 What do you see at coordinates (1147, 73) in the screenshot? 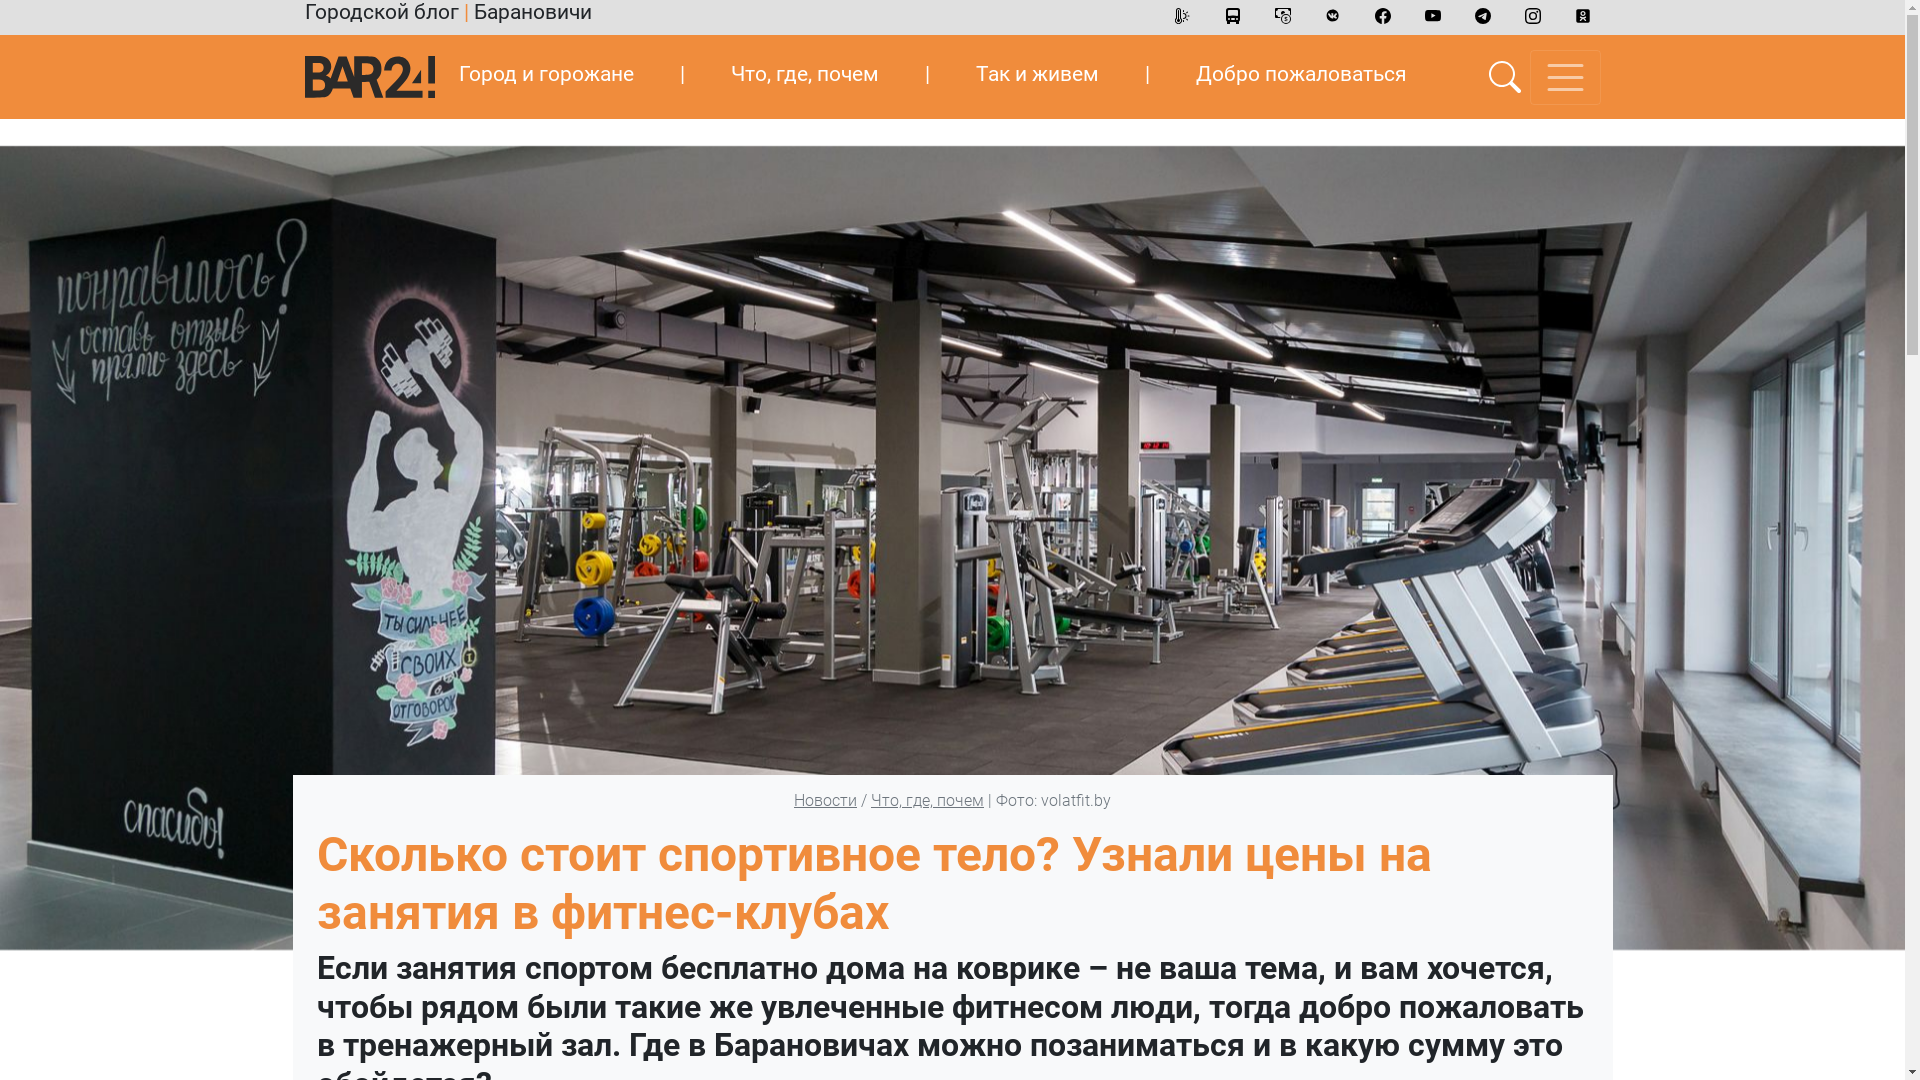
I see `'|'` at bounding box center [1147, 73].